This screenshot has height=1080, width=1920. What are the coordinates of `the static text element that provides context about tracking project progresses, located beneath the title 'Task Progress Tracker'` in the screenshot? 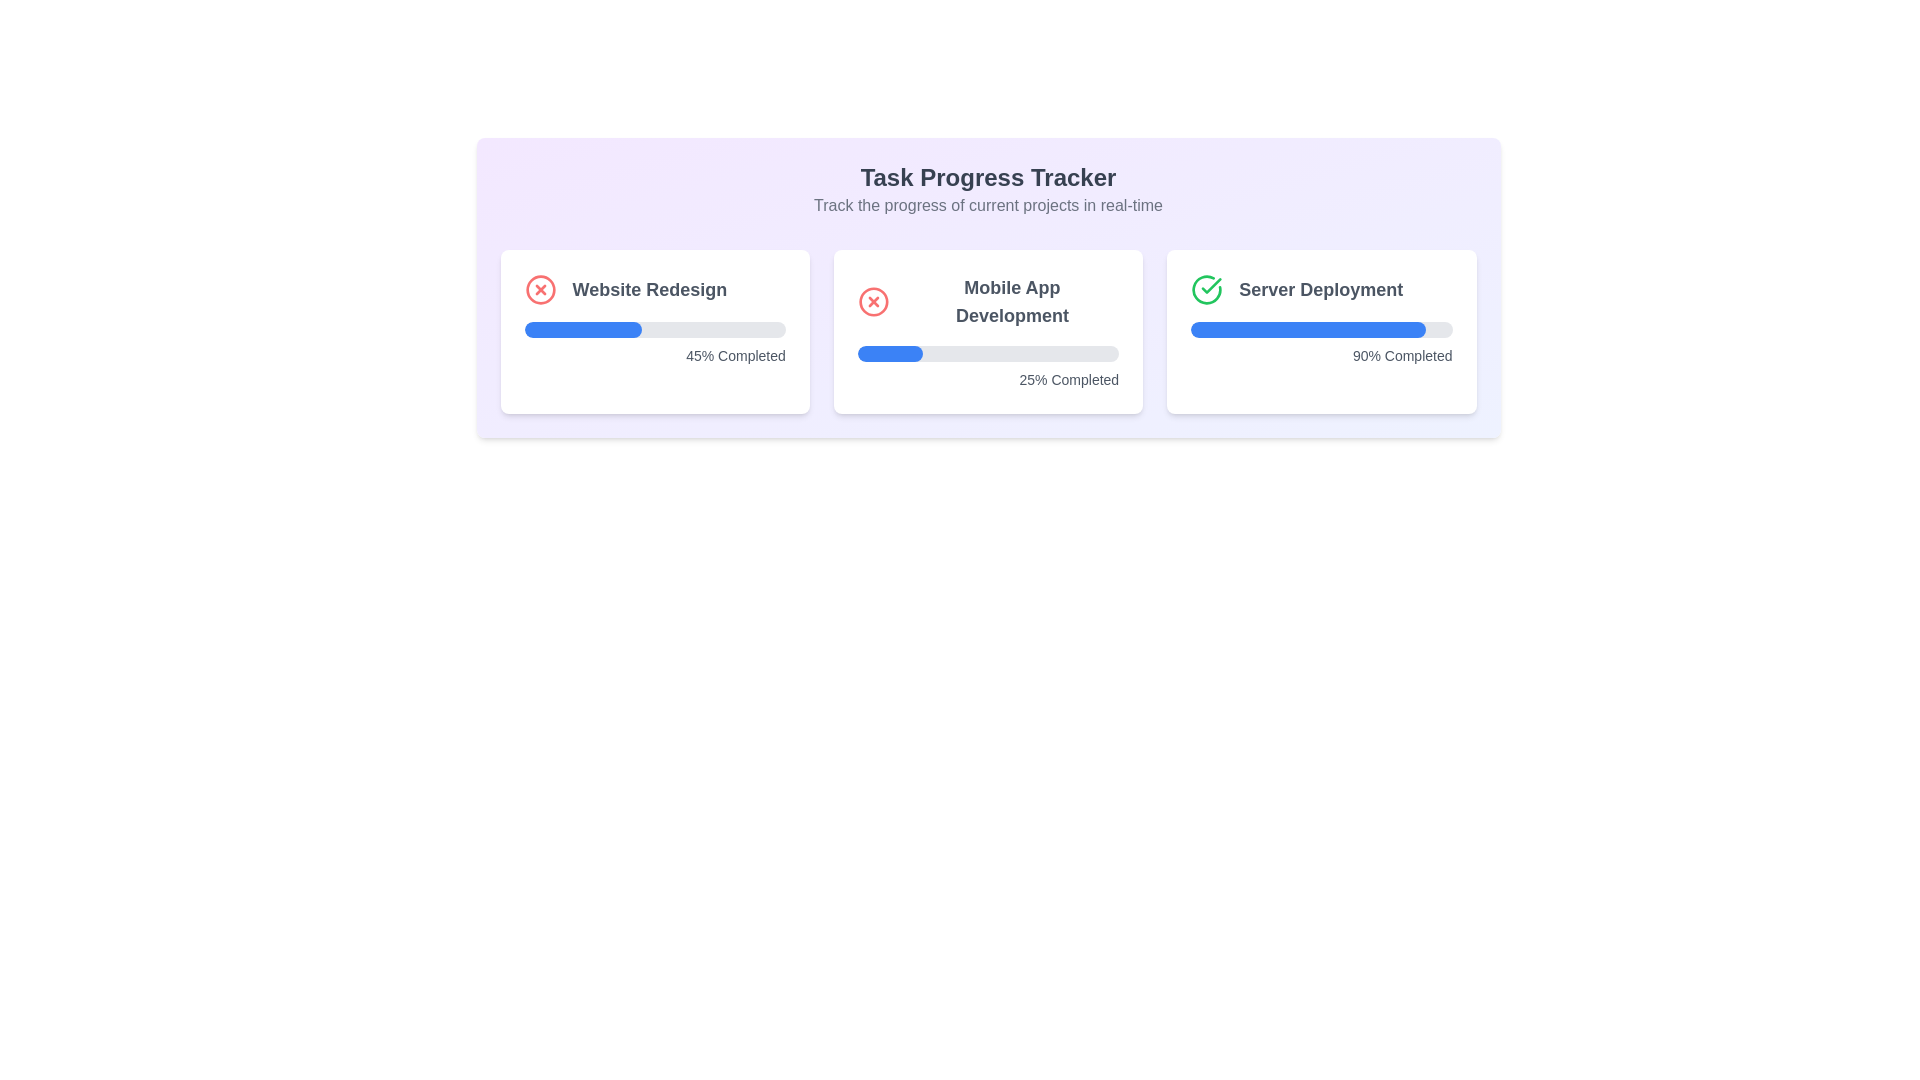 It's located at (988, 205).